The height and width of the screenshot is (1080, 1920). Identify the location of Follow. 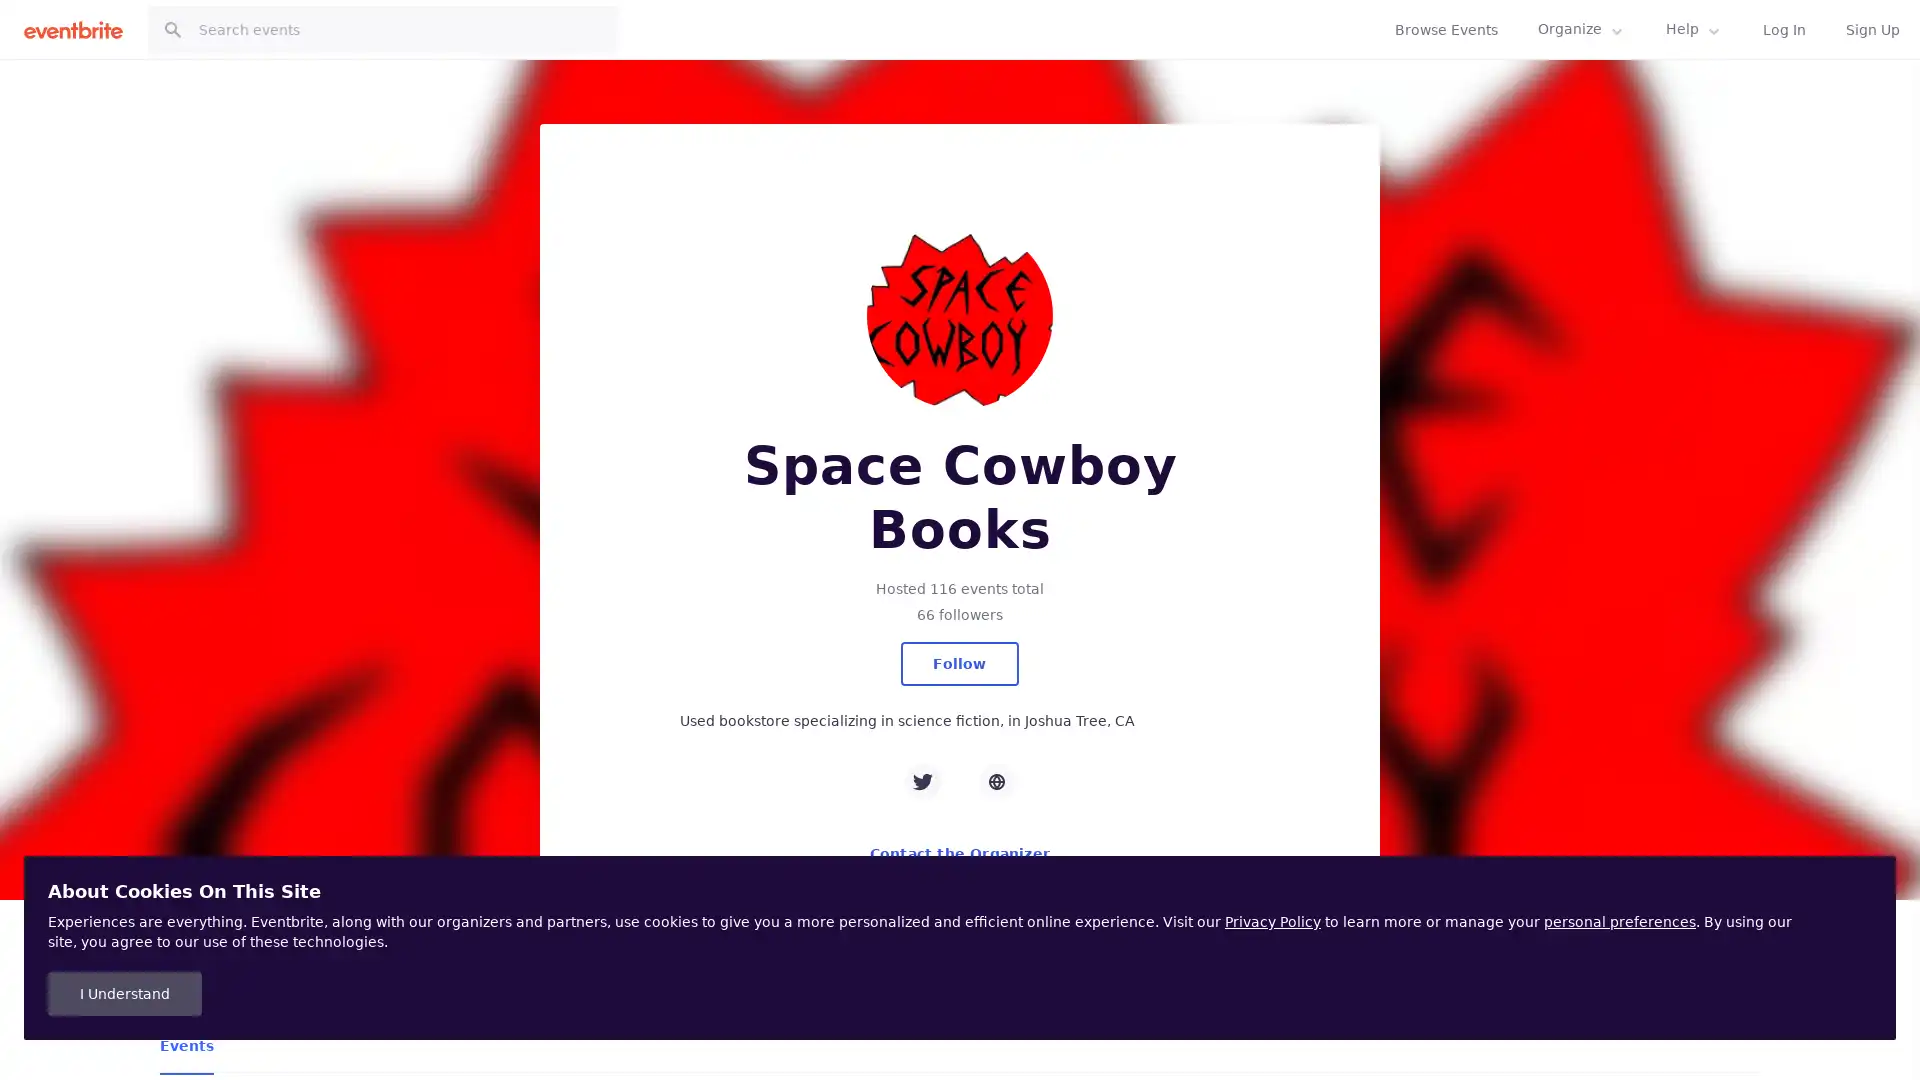
(1699, 53).